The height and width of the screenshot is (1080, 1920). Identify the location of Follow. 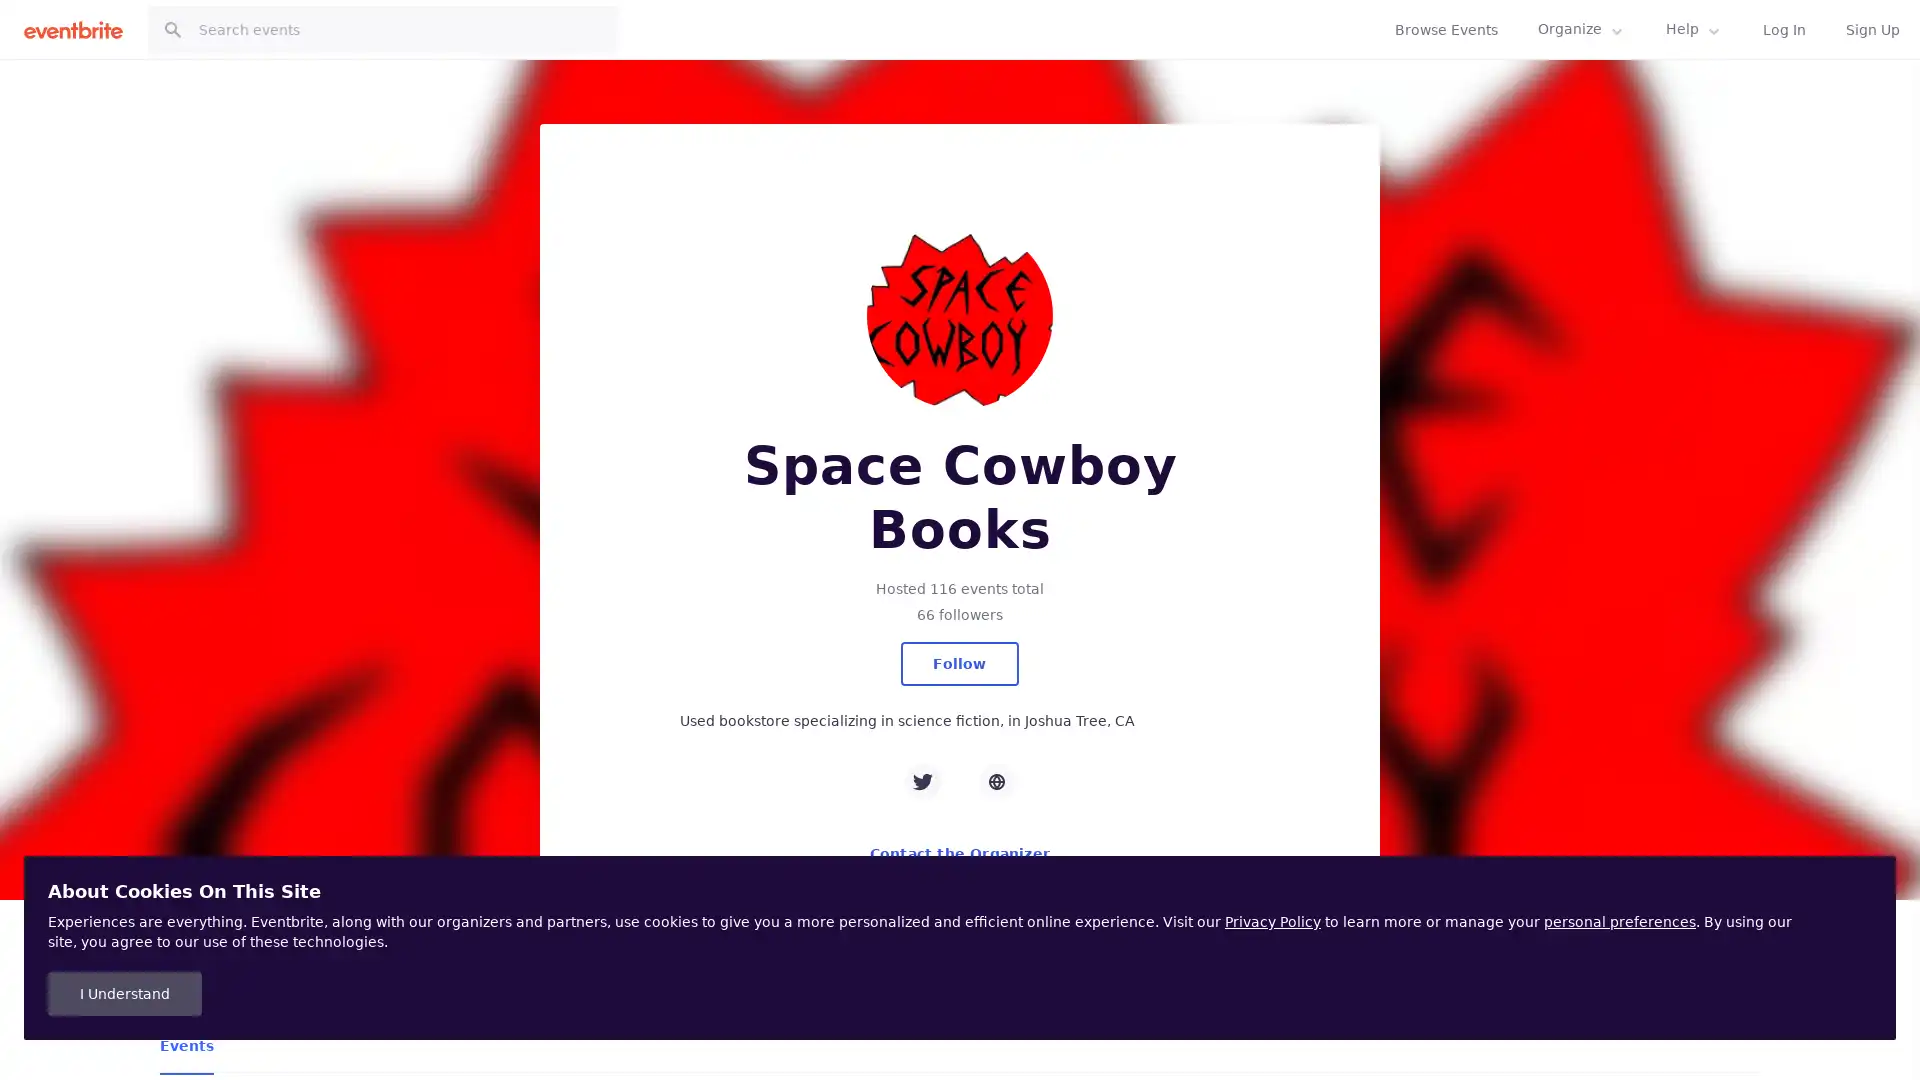
(1699, 53).